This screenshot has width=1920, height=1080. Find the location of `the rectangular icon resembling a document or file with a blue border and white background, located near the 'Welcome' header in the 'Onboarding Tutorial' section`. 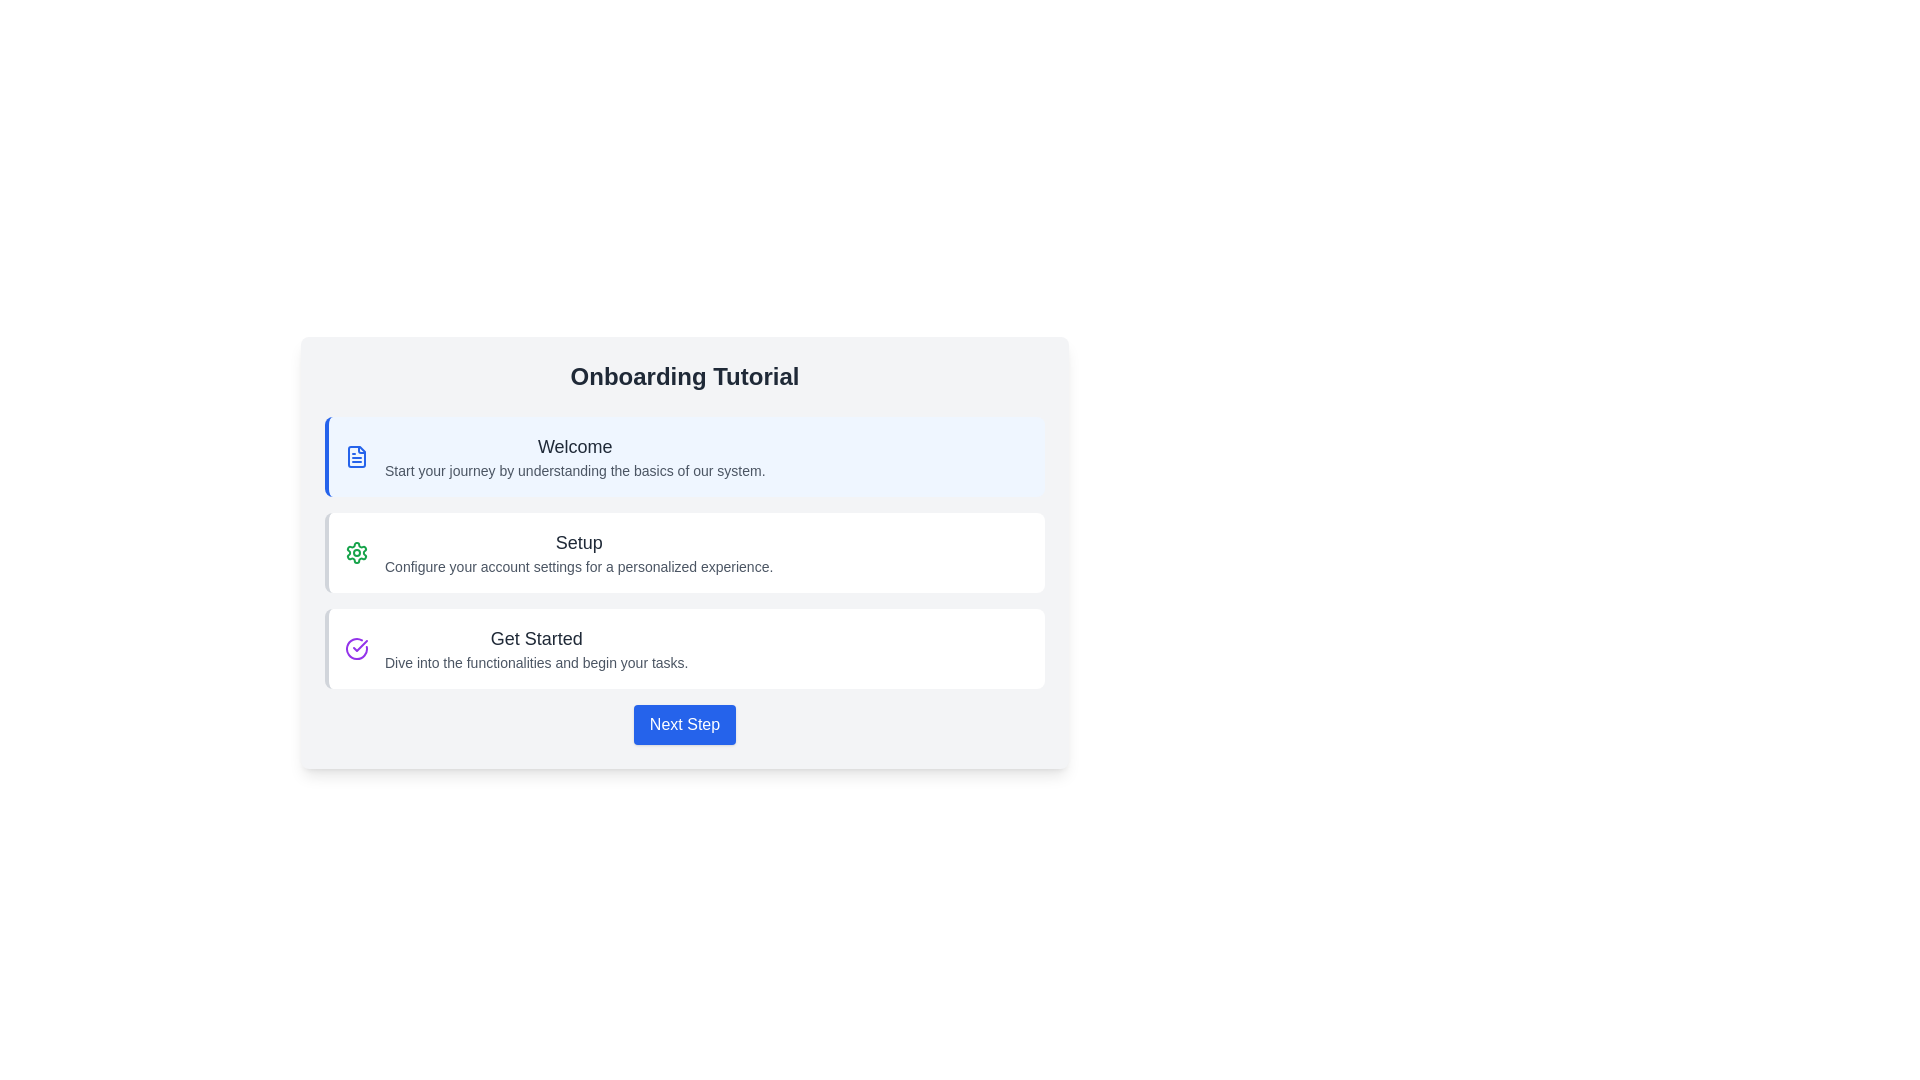

the rectangular icon resembling a document or file with a blue border and white background, located near the 'Welcome' header in the 'Onboarding Tutorial' section is located at coordinates (356, 456).